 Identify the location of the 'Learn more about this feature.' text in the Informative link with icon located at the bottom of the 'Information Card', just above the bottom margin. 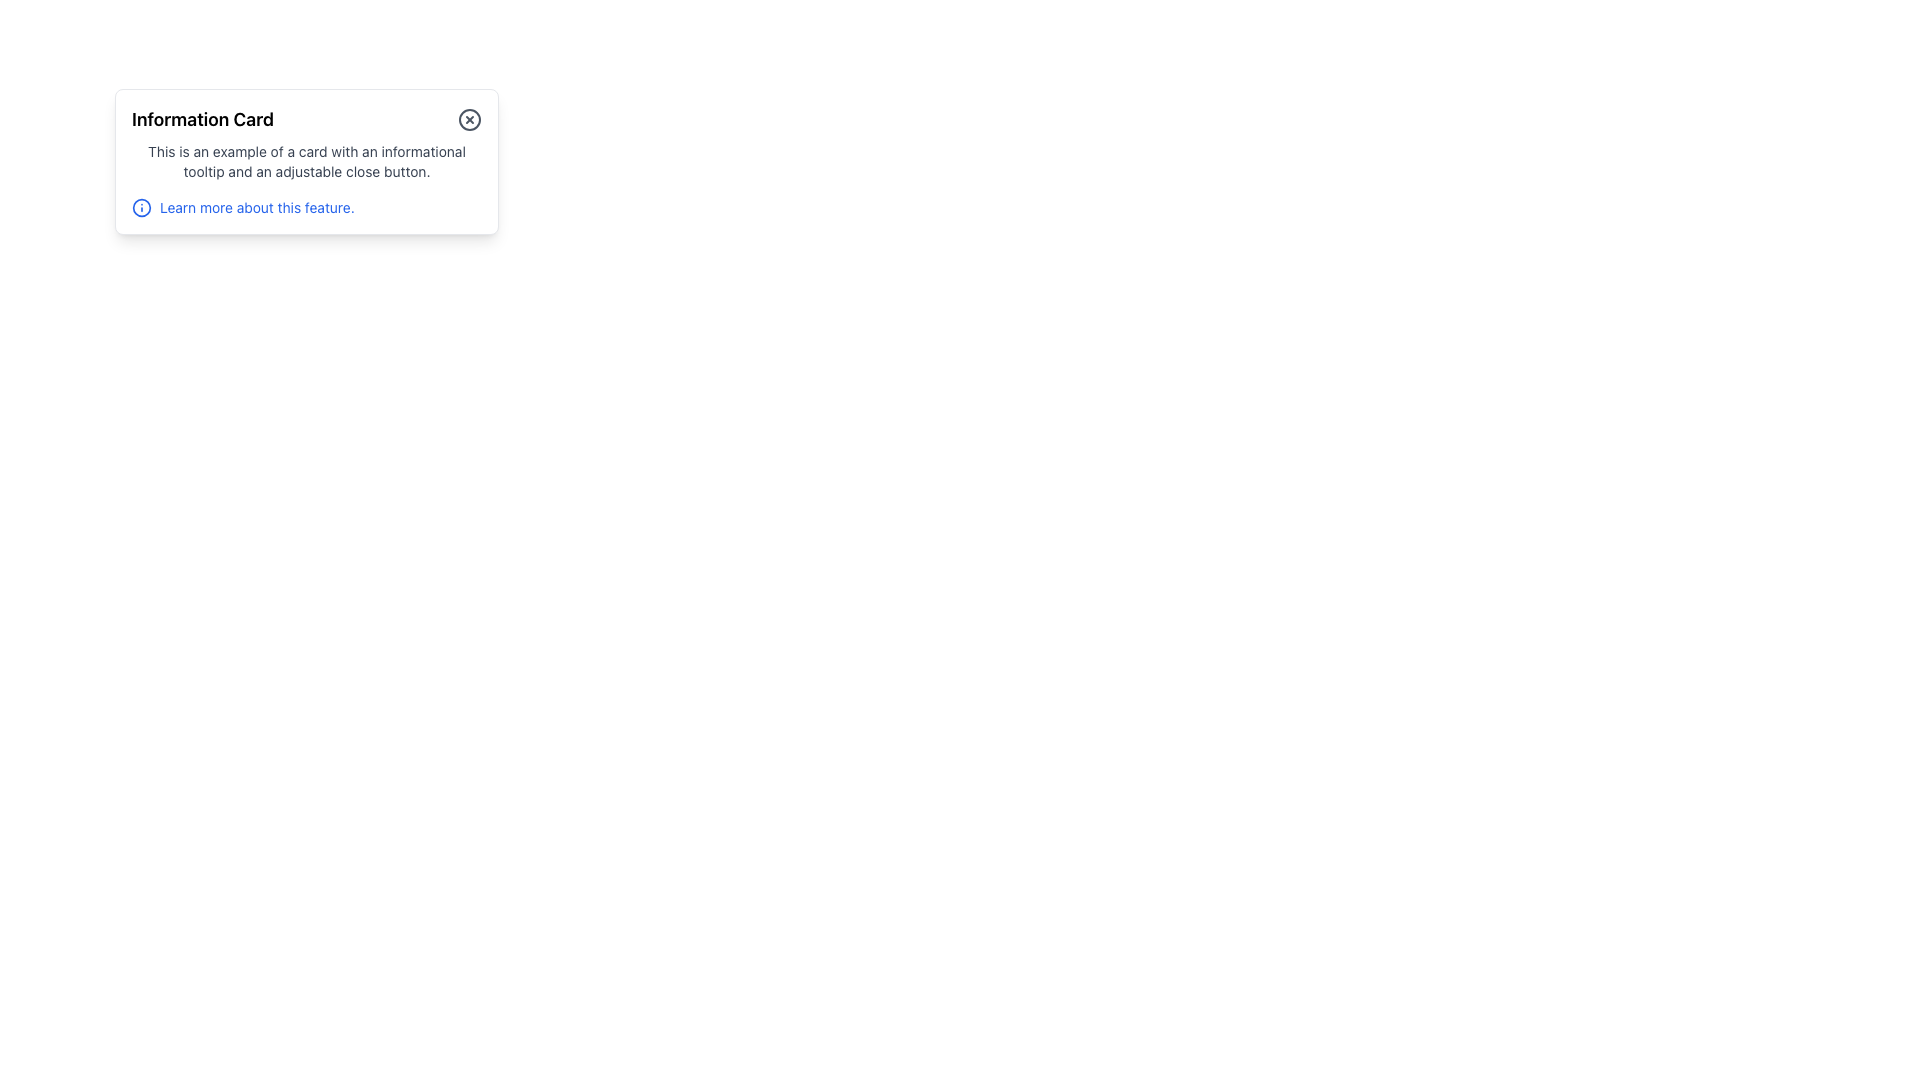
(306, 208).